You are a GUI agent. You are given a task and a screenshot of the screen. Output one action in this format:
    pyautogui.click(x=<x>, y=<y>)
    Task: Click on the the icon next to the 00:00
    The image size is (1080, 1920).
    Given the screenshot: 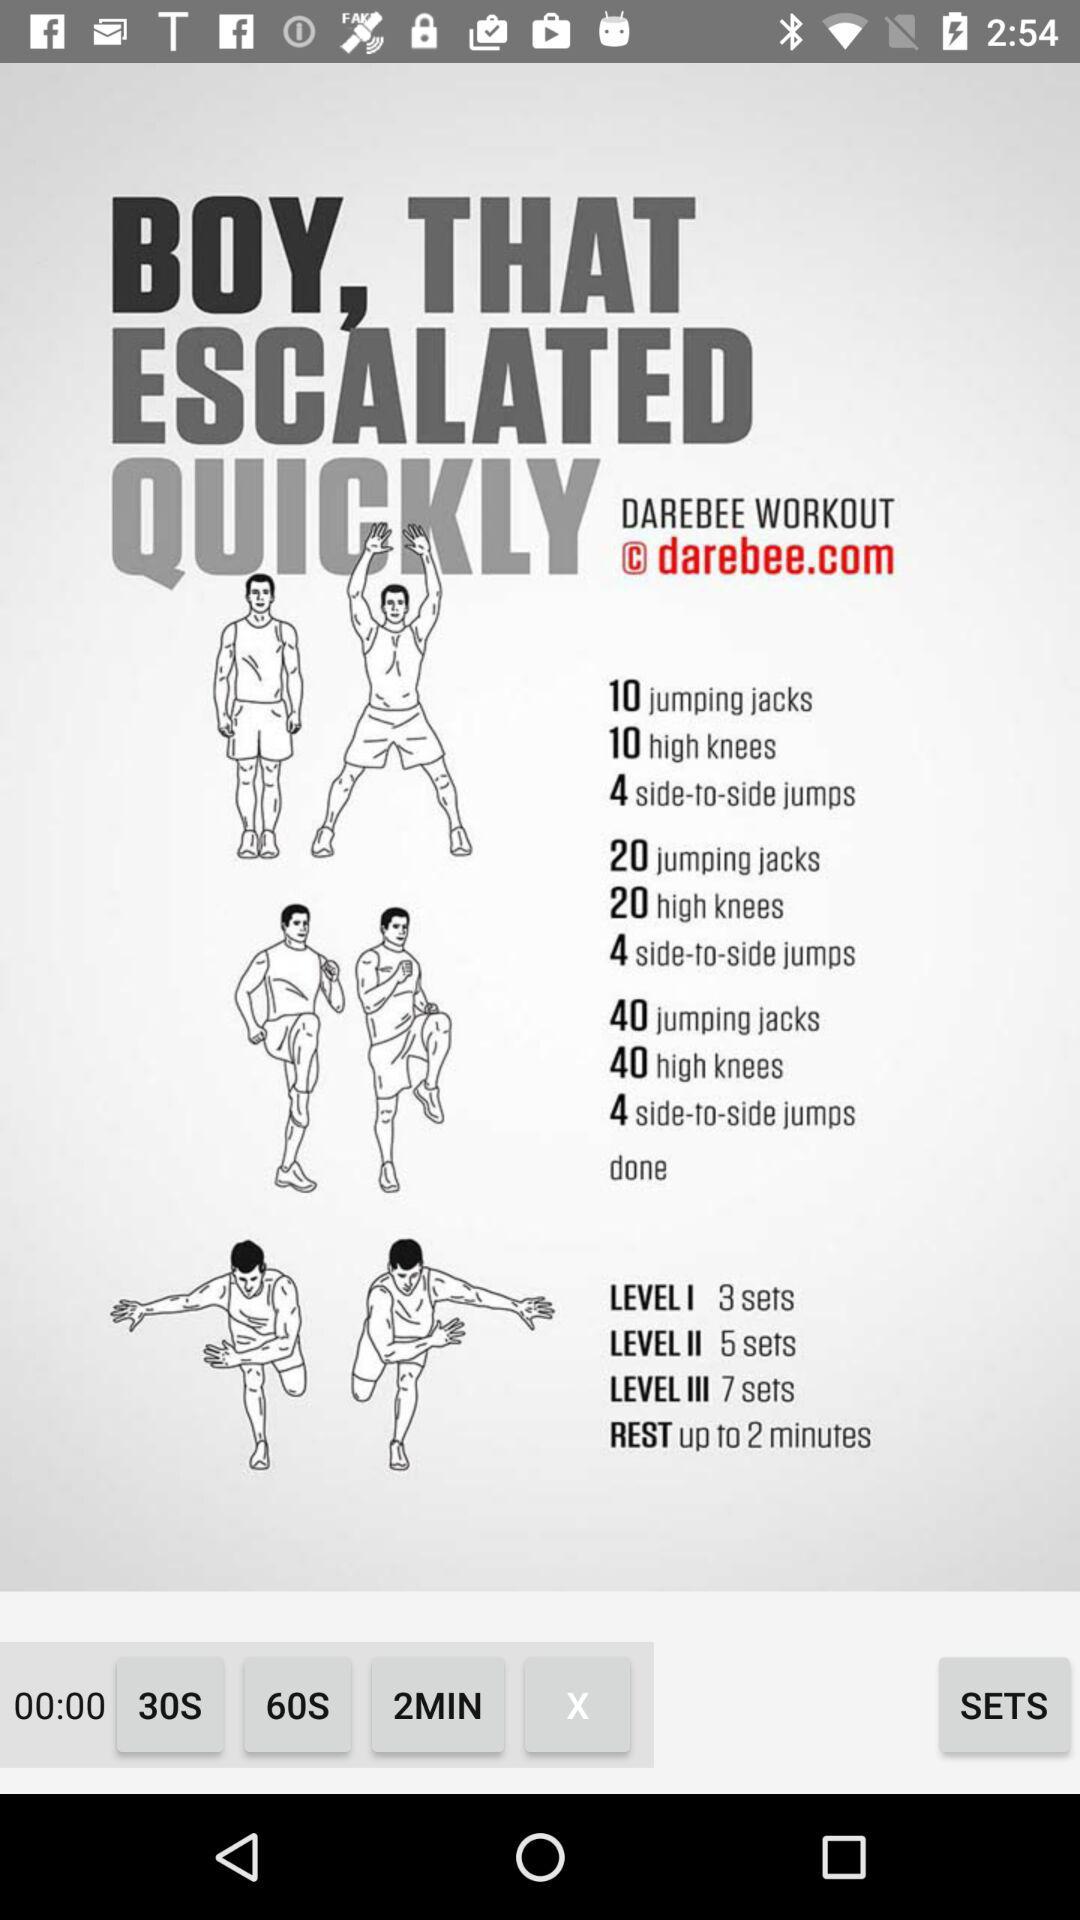 What is the action you would take?
    pyautogui.click(x=169, y=1703)
    